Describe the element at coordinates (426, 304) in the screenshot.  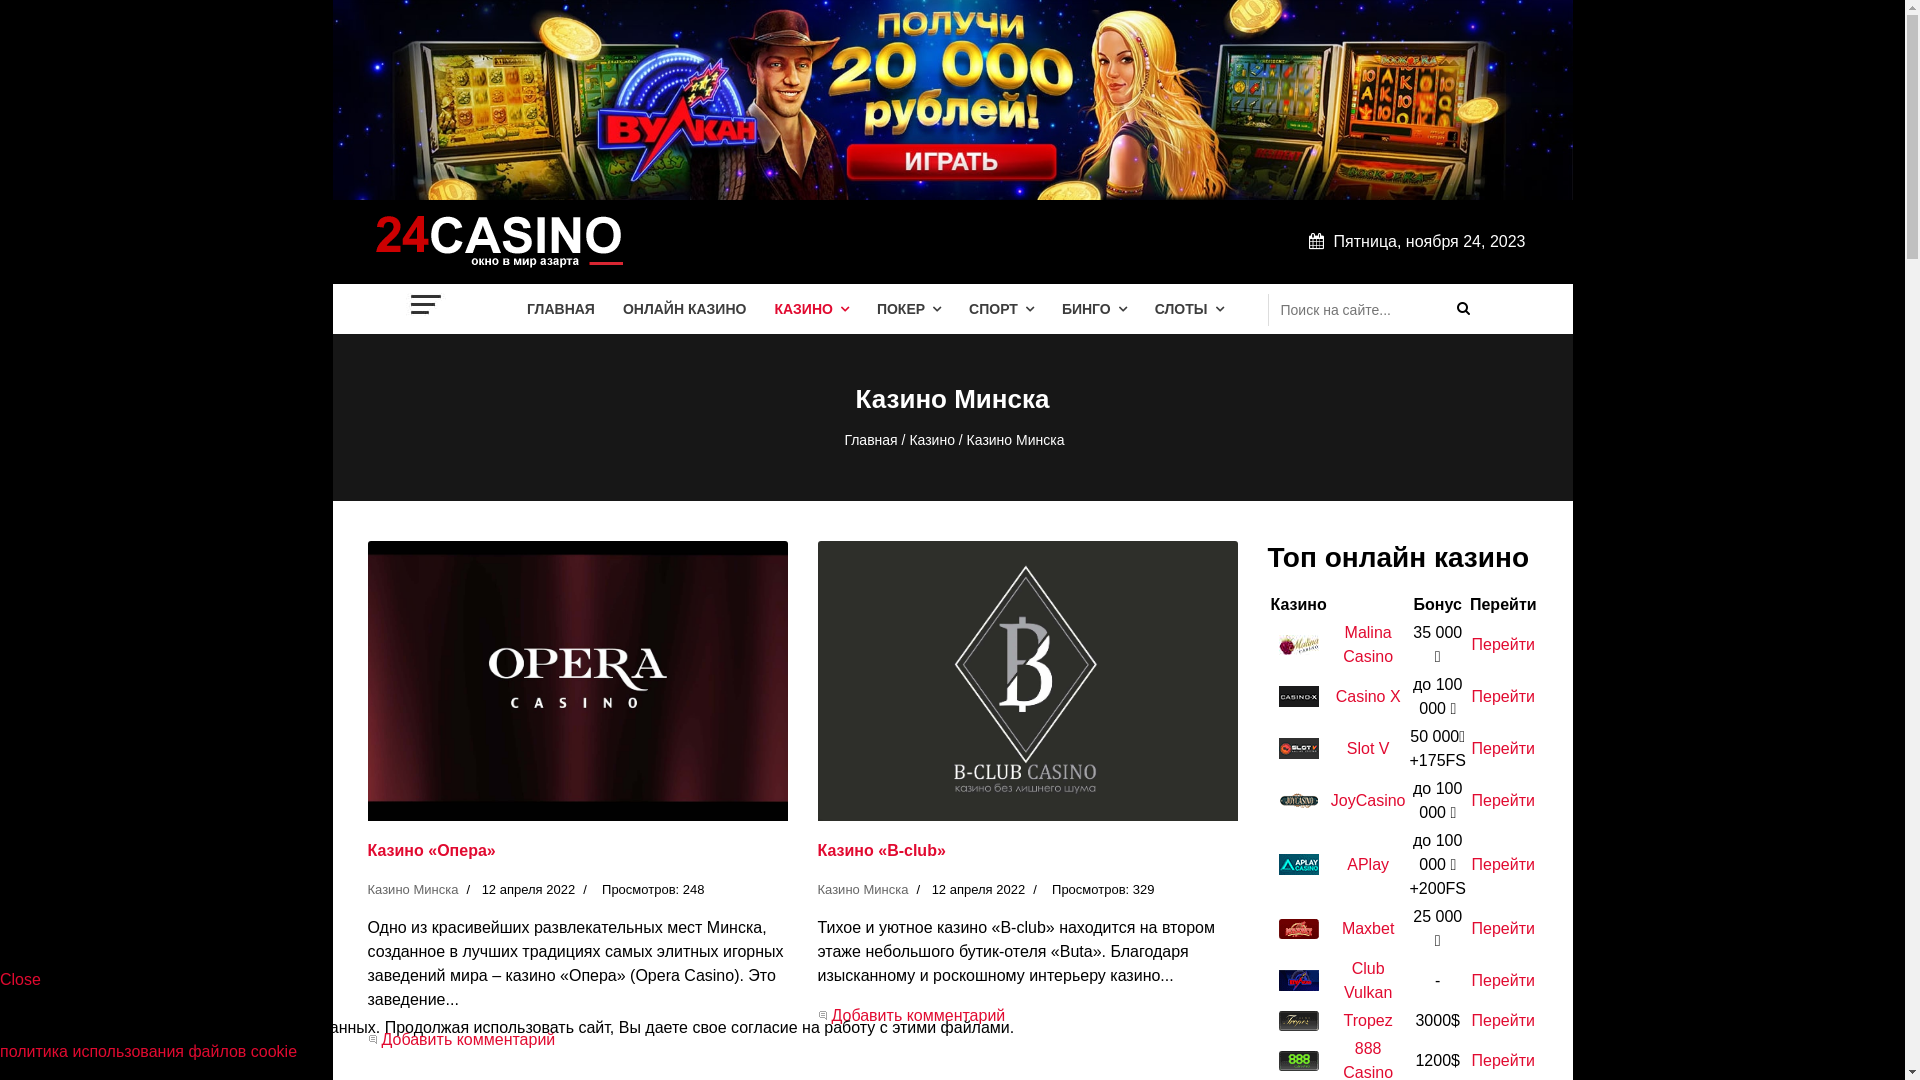
I see `'Navigation'` at that location.